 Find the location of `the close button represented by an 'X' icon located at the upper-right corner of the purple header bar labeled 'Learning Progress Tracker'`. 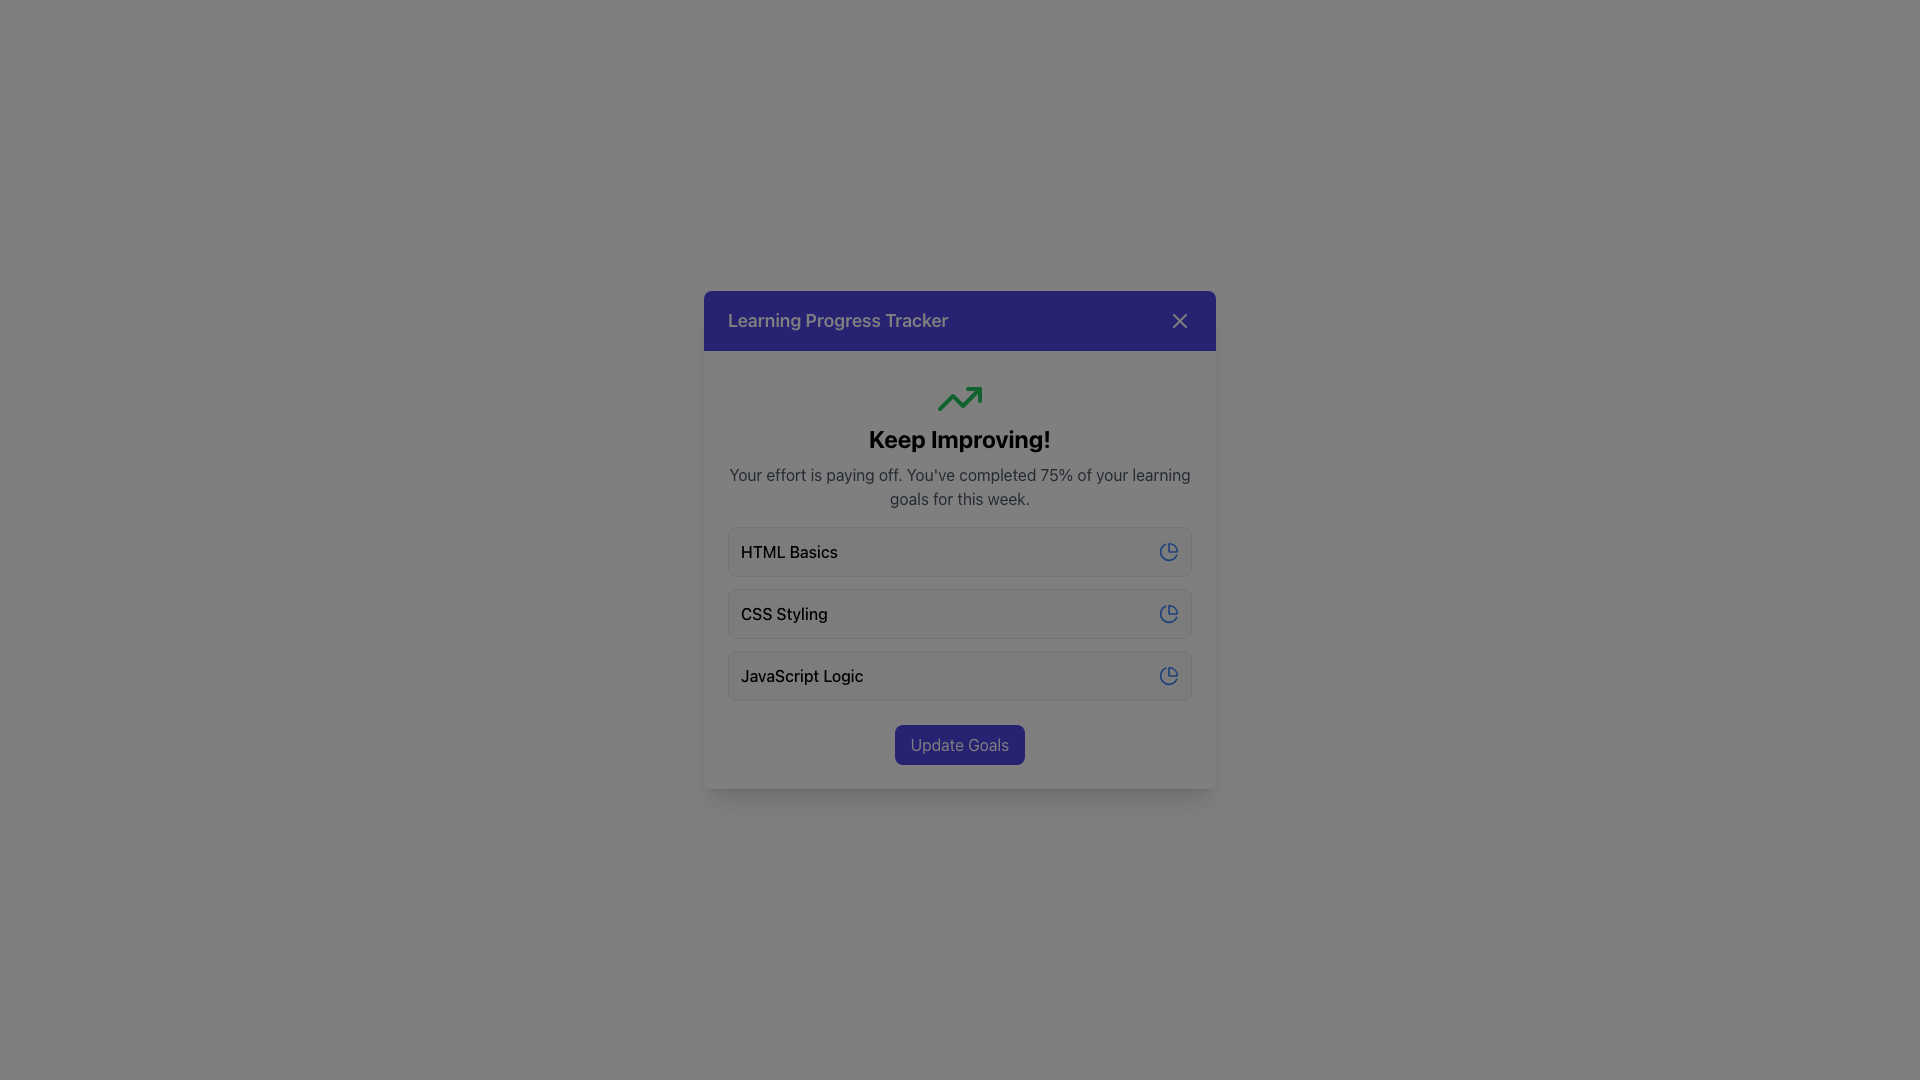

the close button represented by an 'X' icon located at the upper-right corner of the purple header bar labeled 'Learning Progress Tracker' is located at coordinates (1180, 319).